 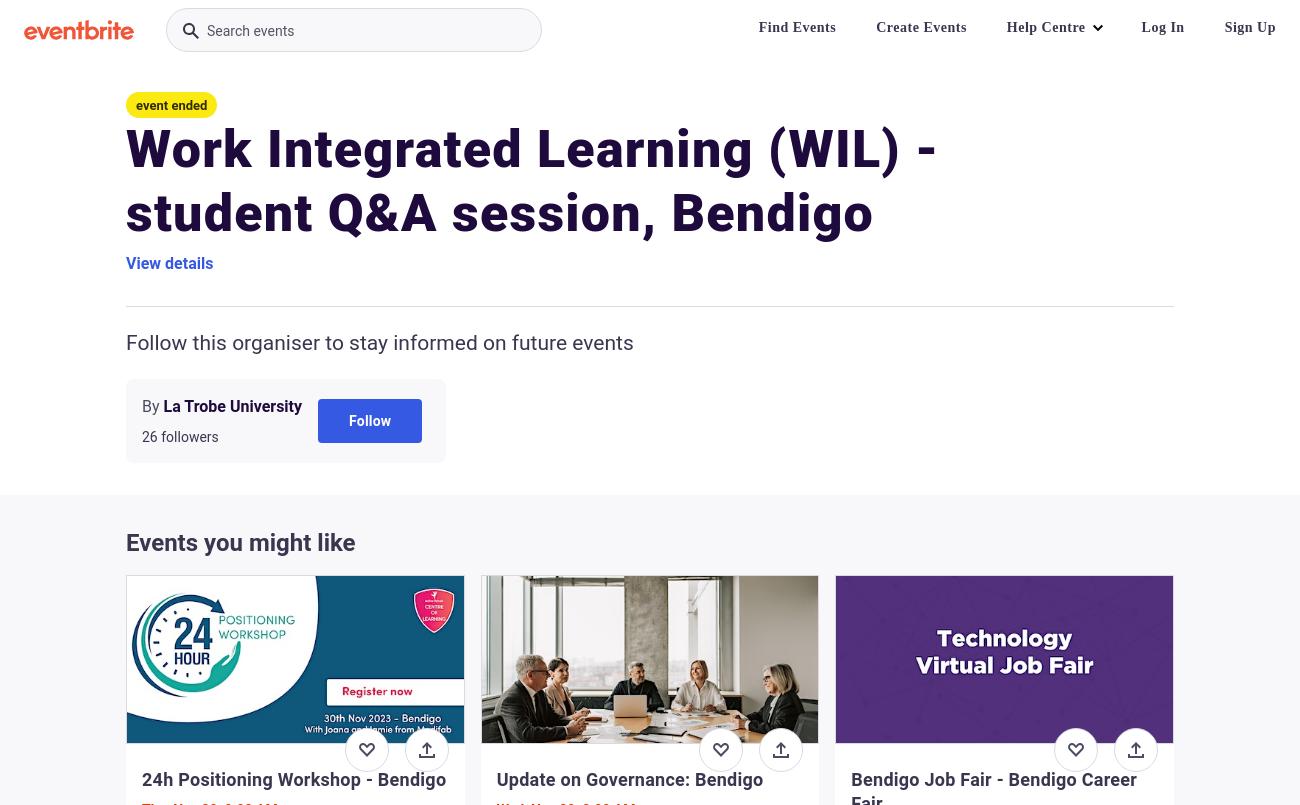 I want to click on 'By', so click(x=149, y=405).